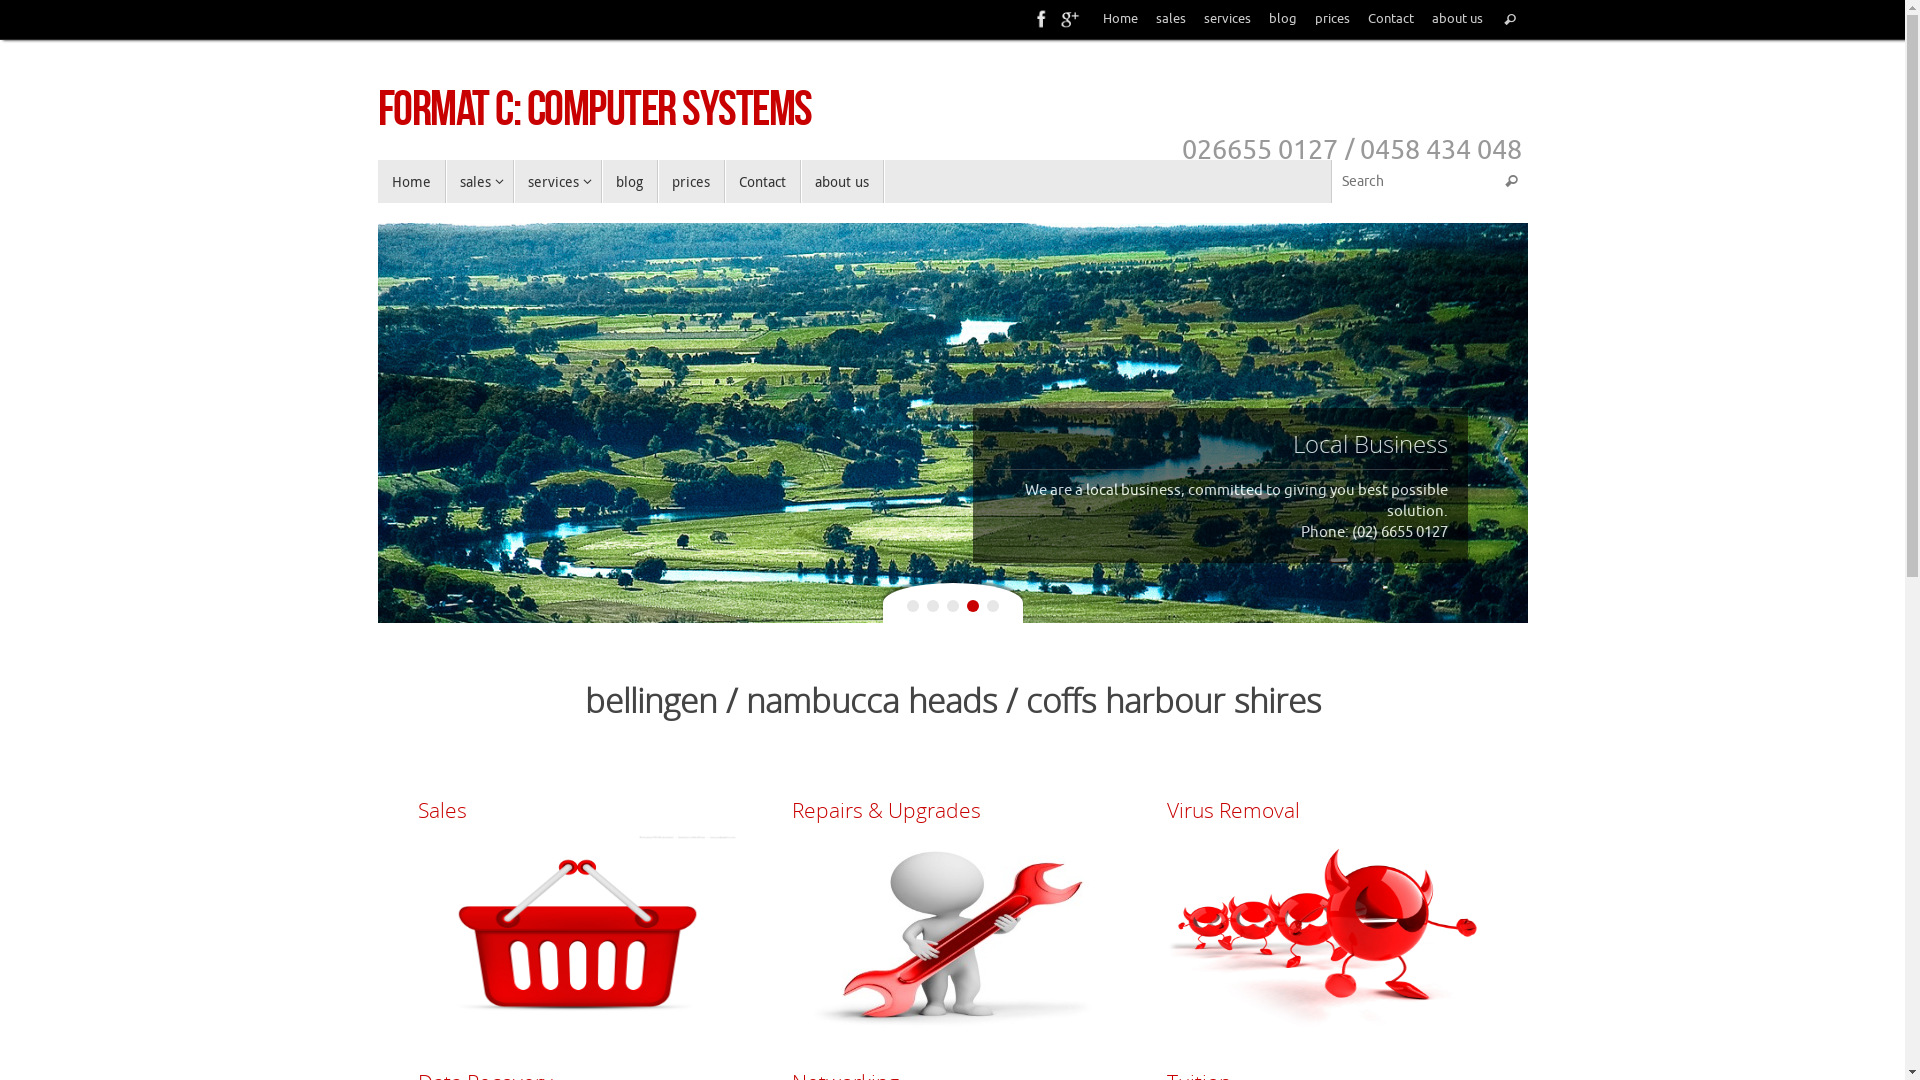 The height and width of the screenshot is (1080, 1920). I want to click on 'services', so click(1226, 19).